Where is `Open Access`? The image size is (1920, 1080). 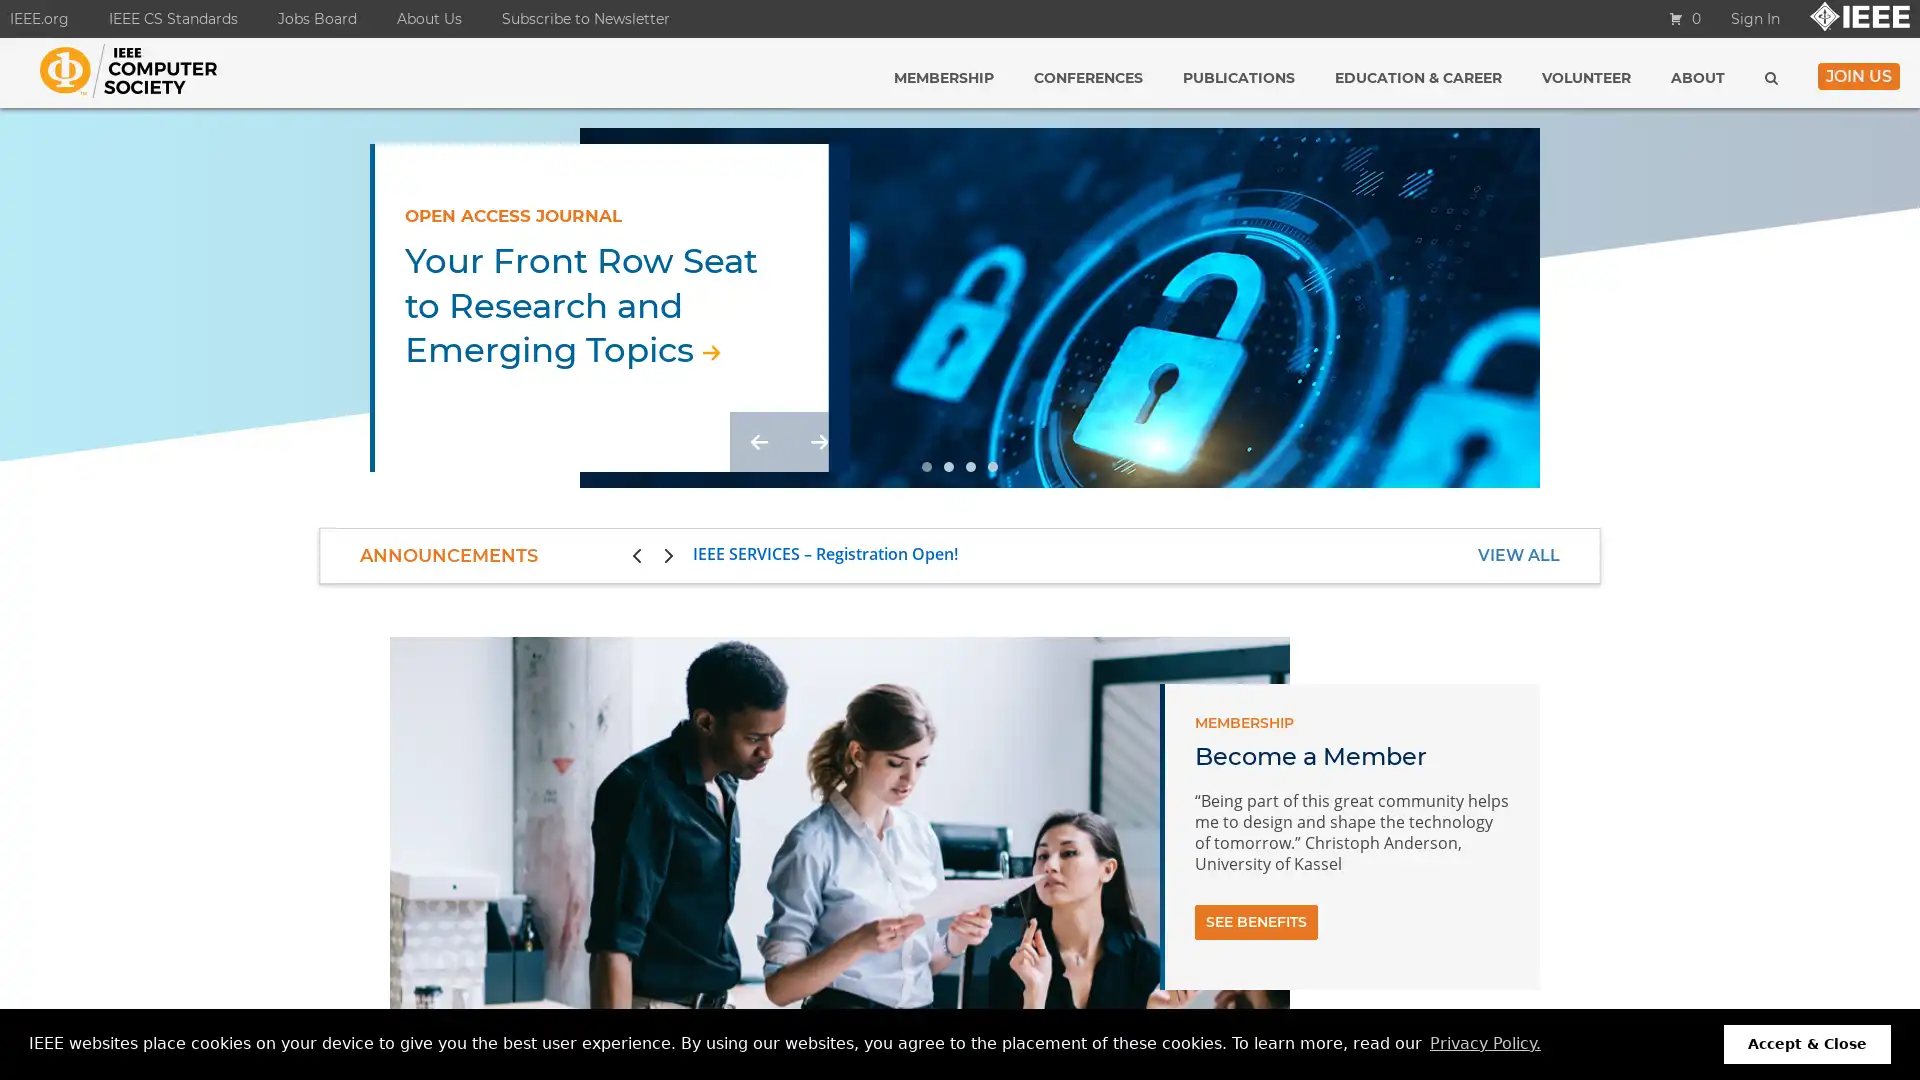 Open Access is located at coordinates (925, 466).